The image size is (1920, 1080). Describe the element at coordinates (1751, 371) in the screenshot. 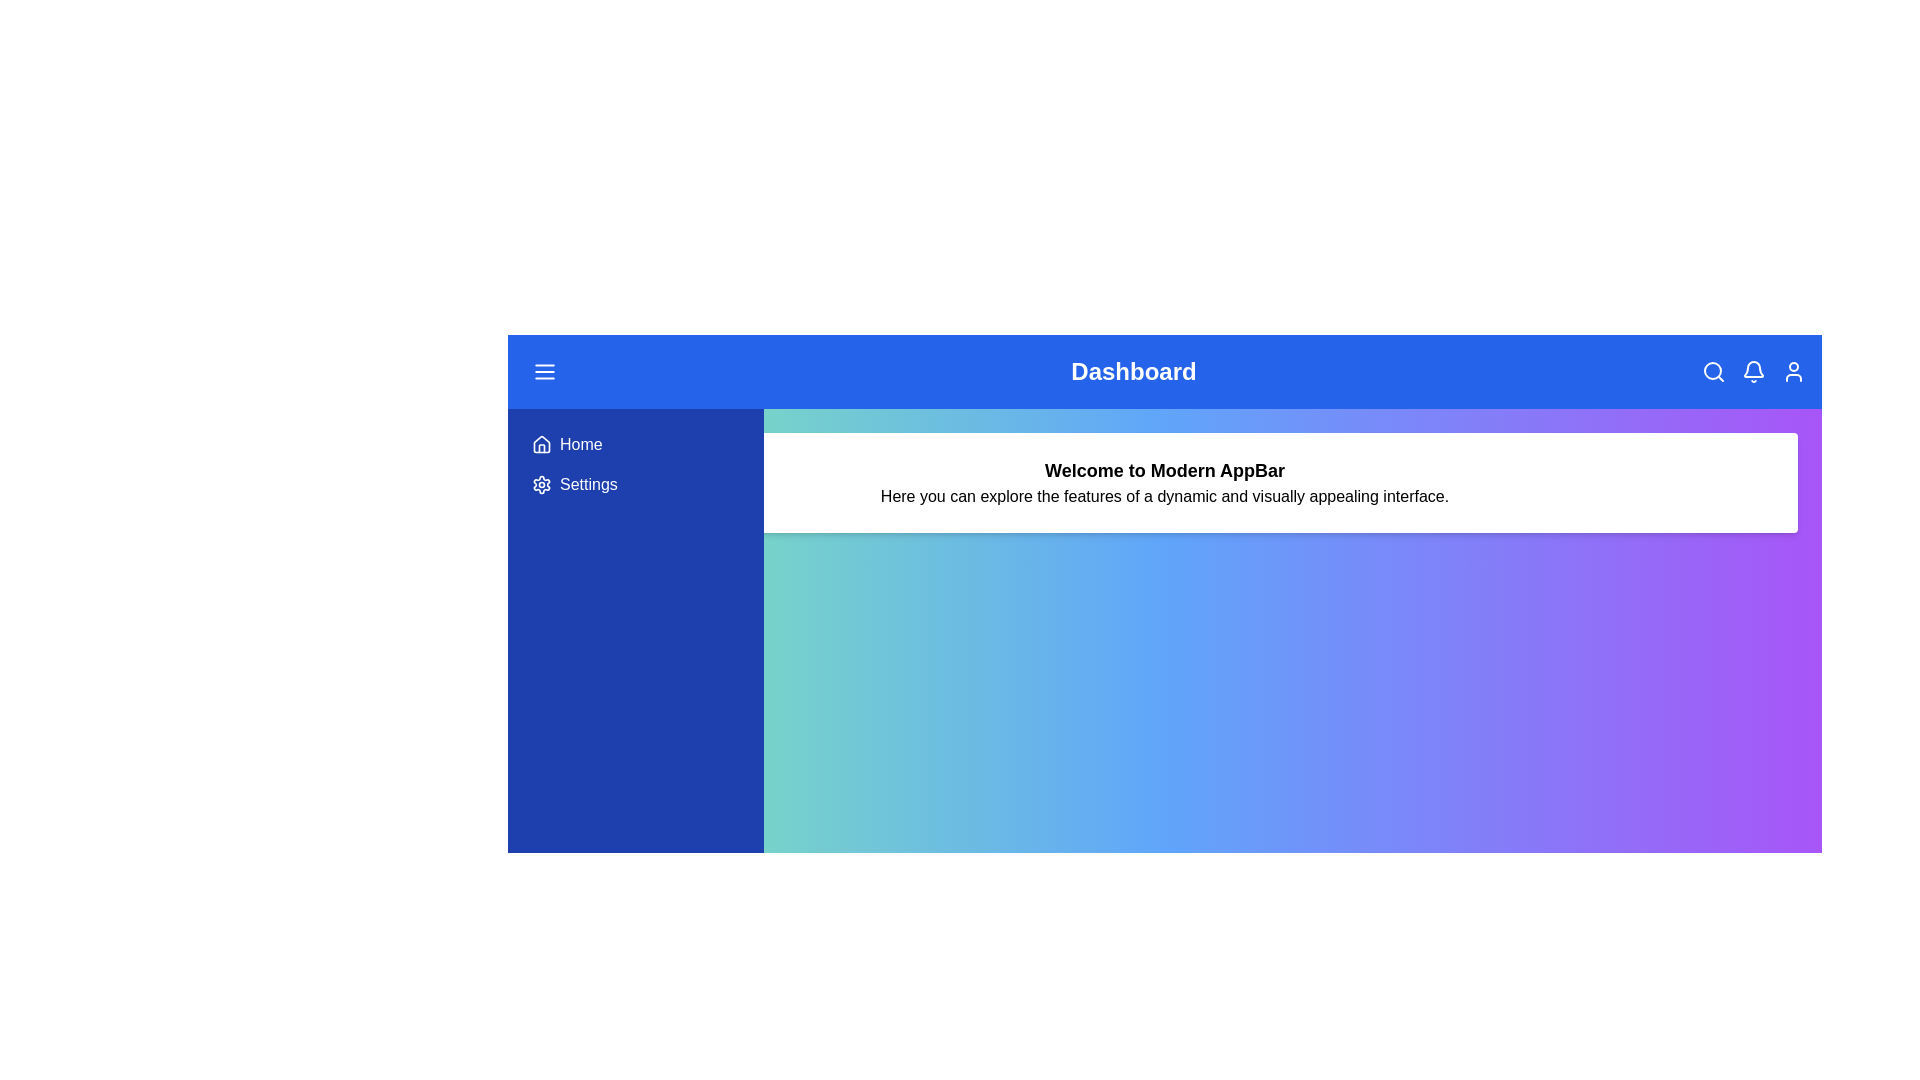

I see `the bell icon to view notifications` at that location.